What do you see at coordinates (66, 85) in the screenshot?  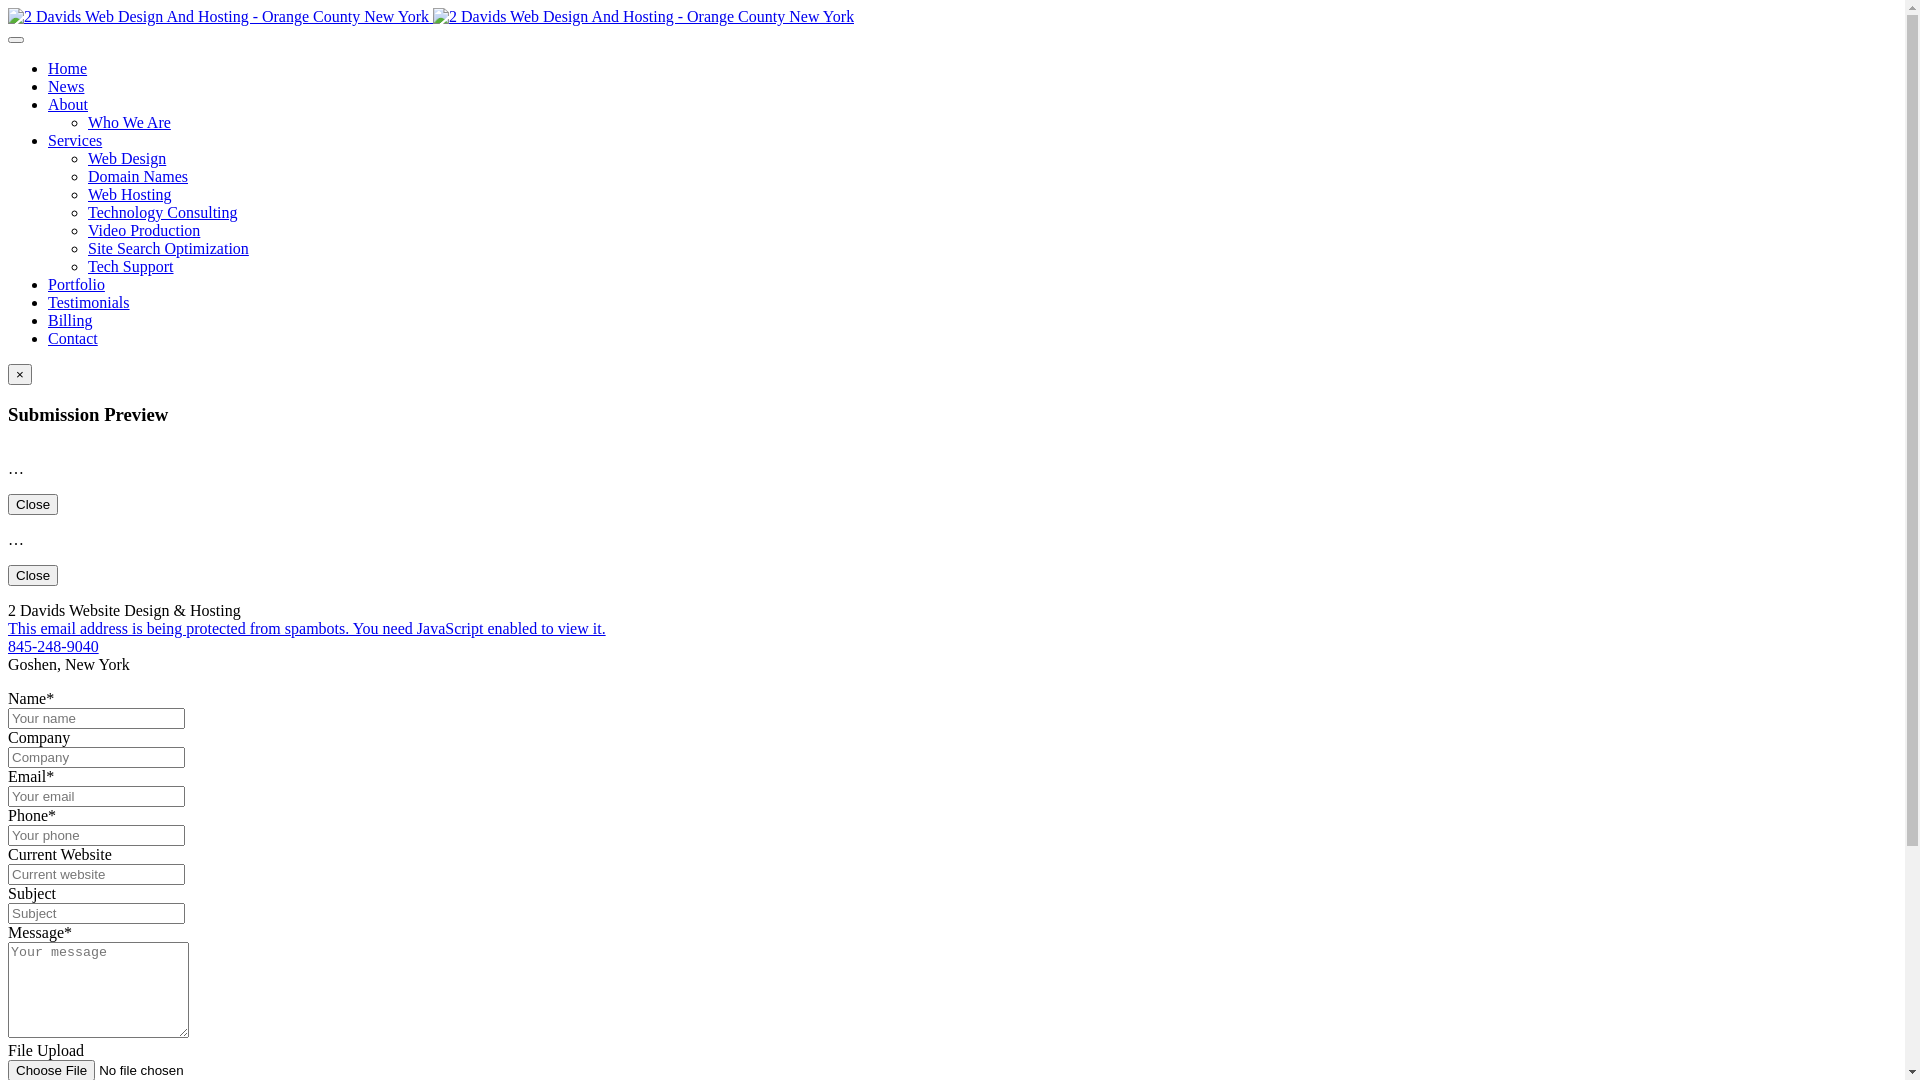 I see `'News'` at bounding box center [66, 85].